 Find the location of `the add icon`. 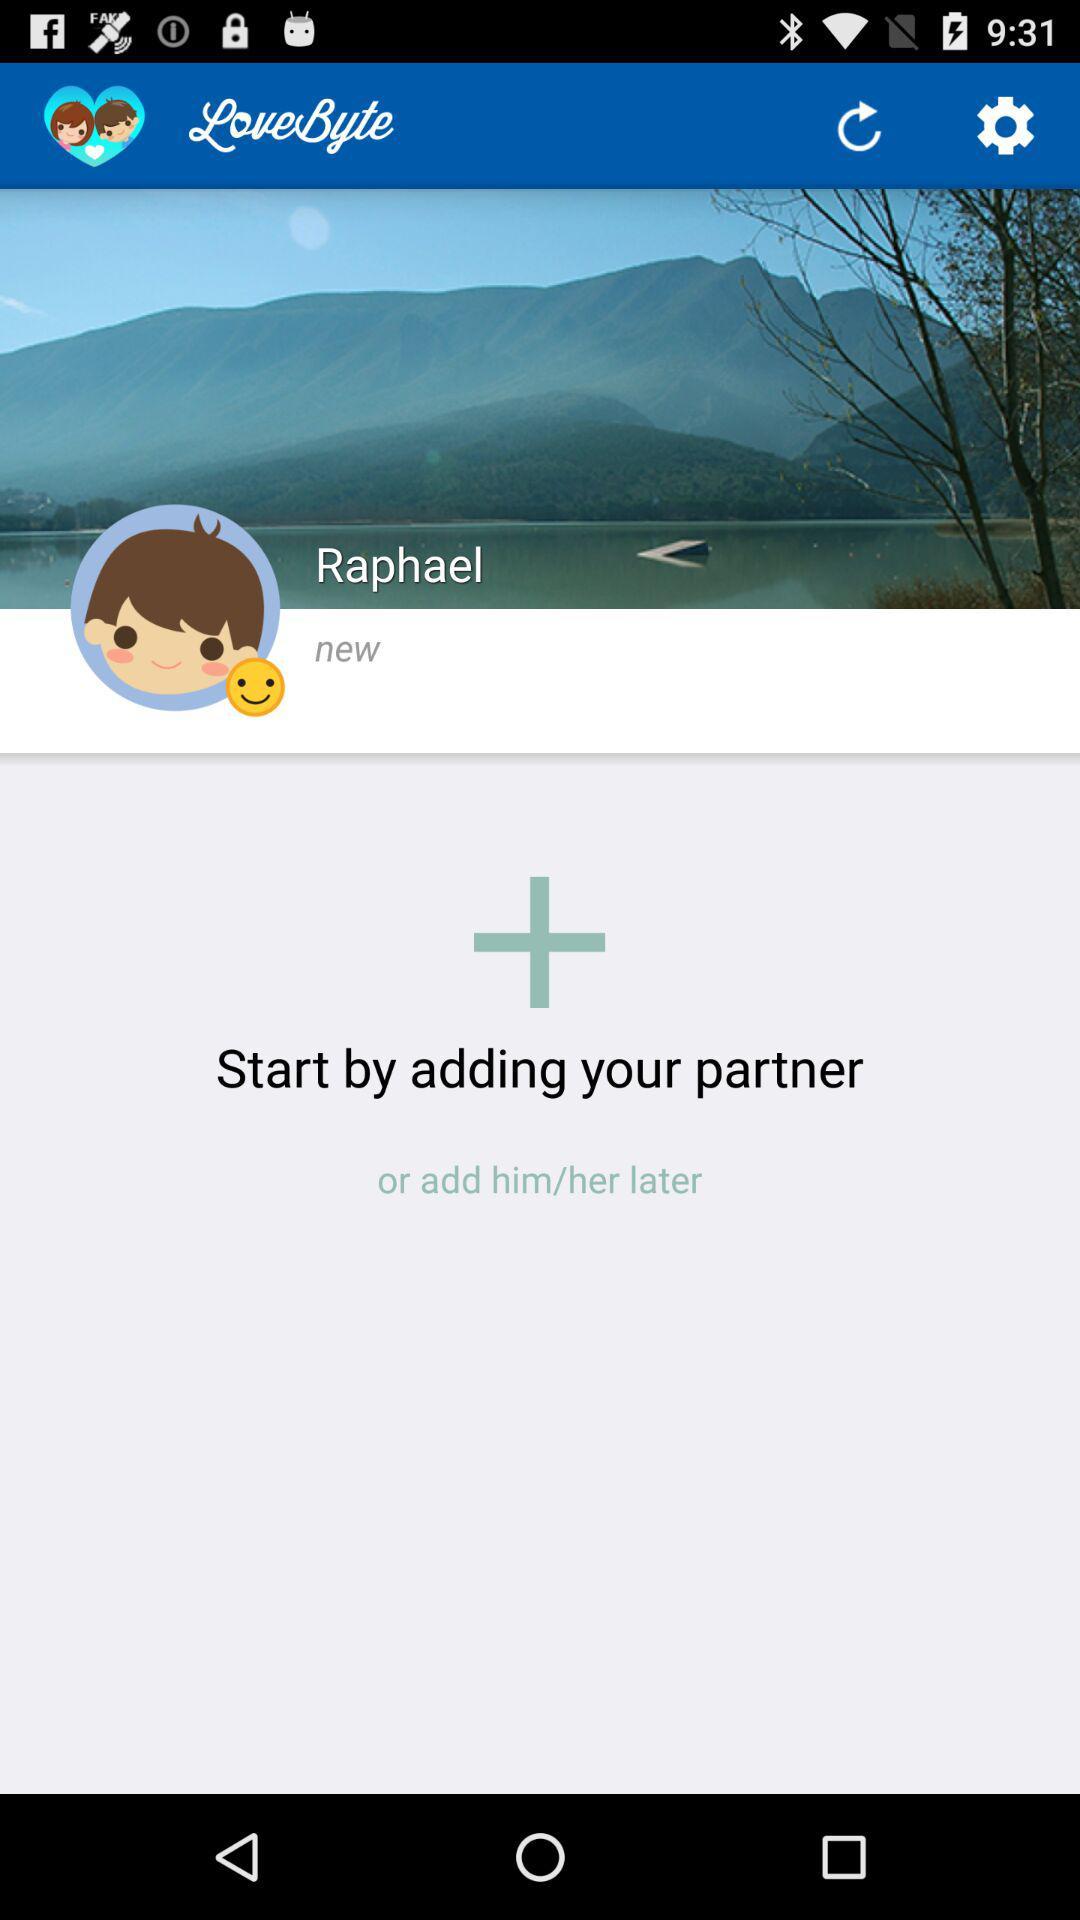

the add icon is located at coordinates (538, 1008).